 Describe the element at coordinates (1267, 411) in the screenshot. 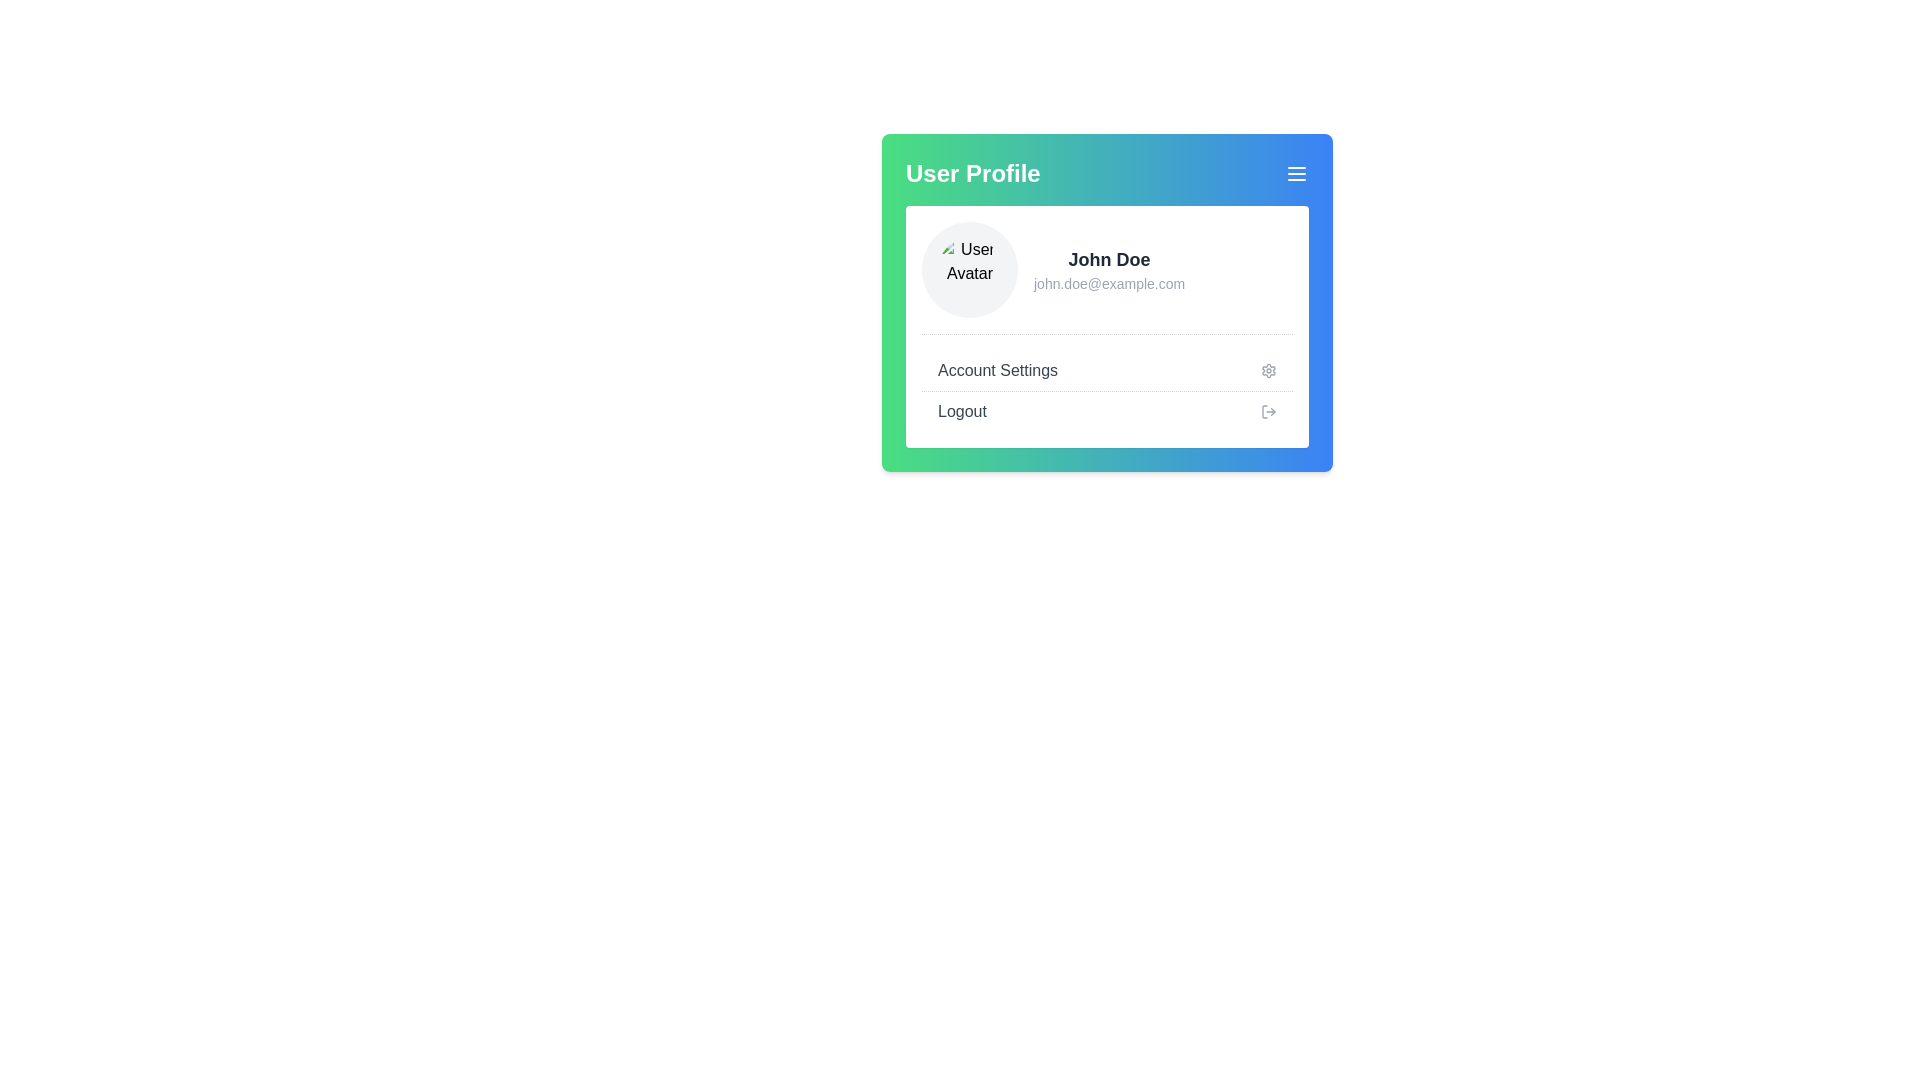

I see `the Logout icon located within the user profile card, positioned to the right of the 'Logout' text label` at that location.